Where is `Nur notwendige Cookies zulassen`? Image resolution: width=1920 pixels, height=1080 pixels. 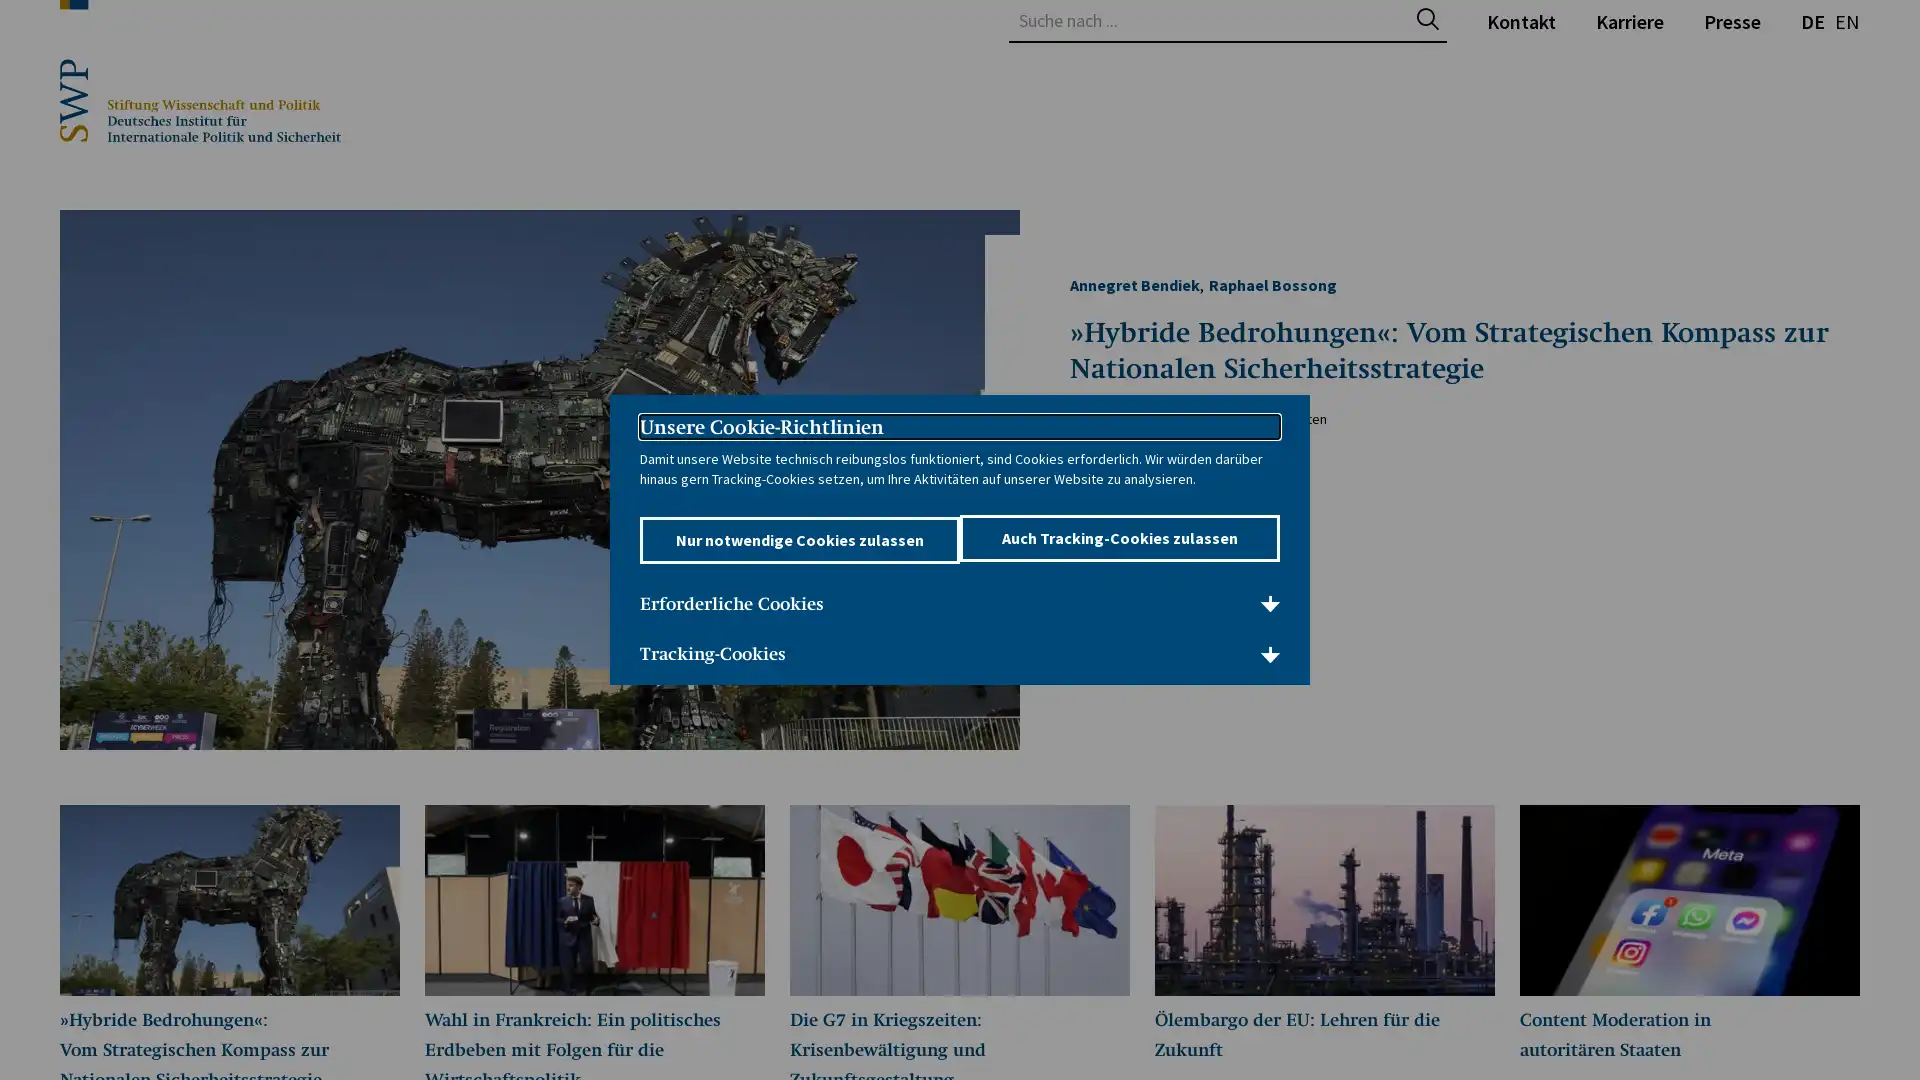
Nur notwendige Cookies zulassen is located at coordinates (795, 537).